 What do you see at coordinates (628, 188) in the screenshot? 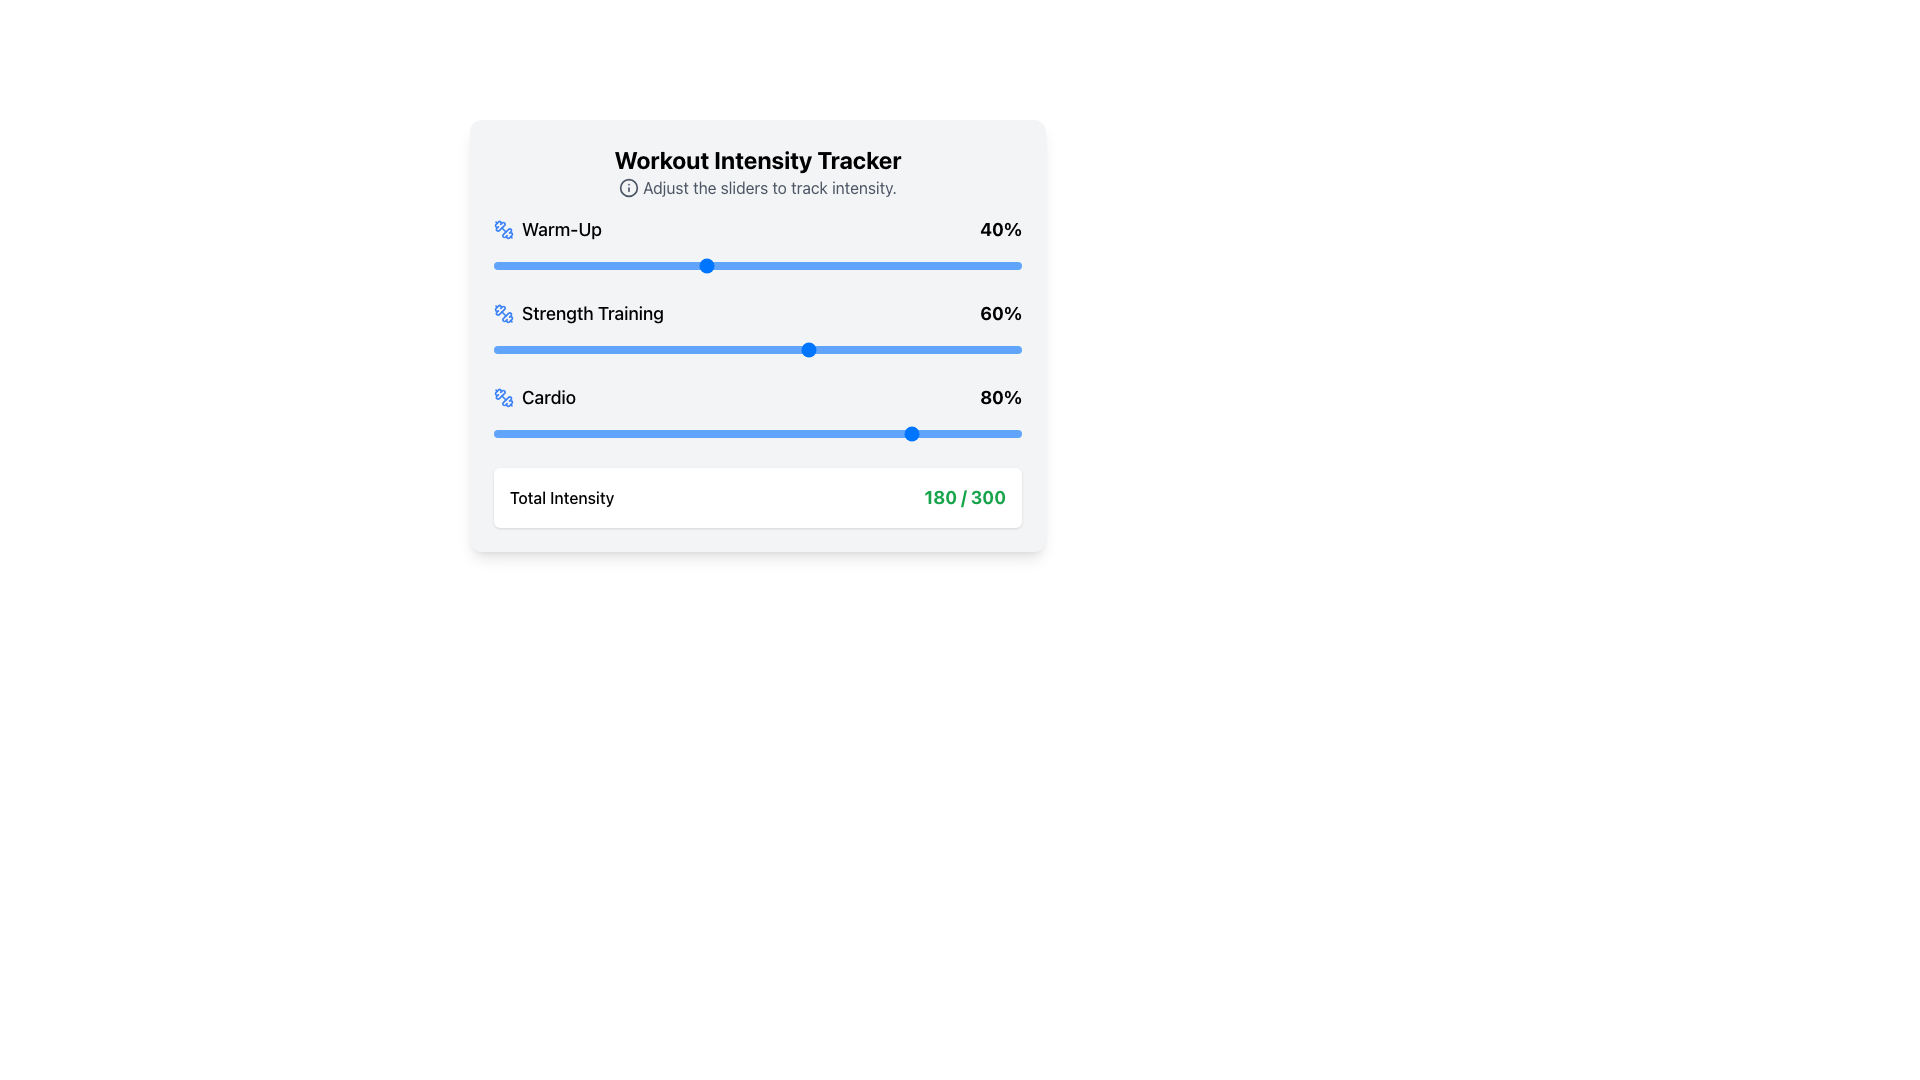
I see `the icon with a circular border that is positioned left of the text 'Adjust the sliders to track intensity.'` at bounding box center [628, 188].